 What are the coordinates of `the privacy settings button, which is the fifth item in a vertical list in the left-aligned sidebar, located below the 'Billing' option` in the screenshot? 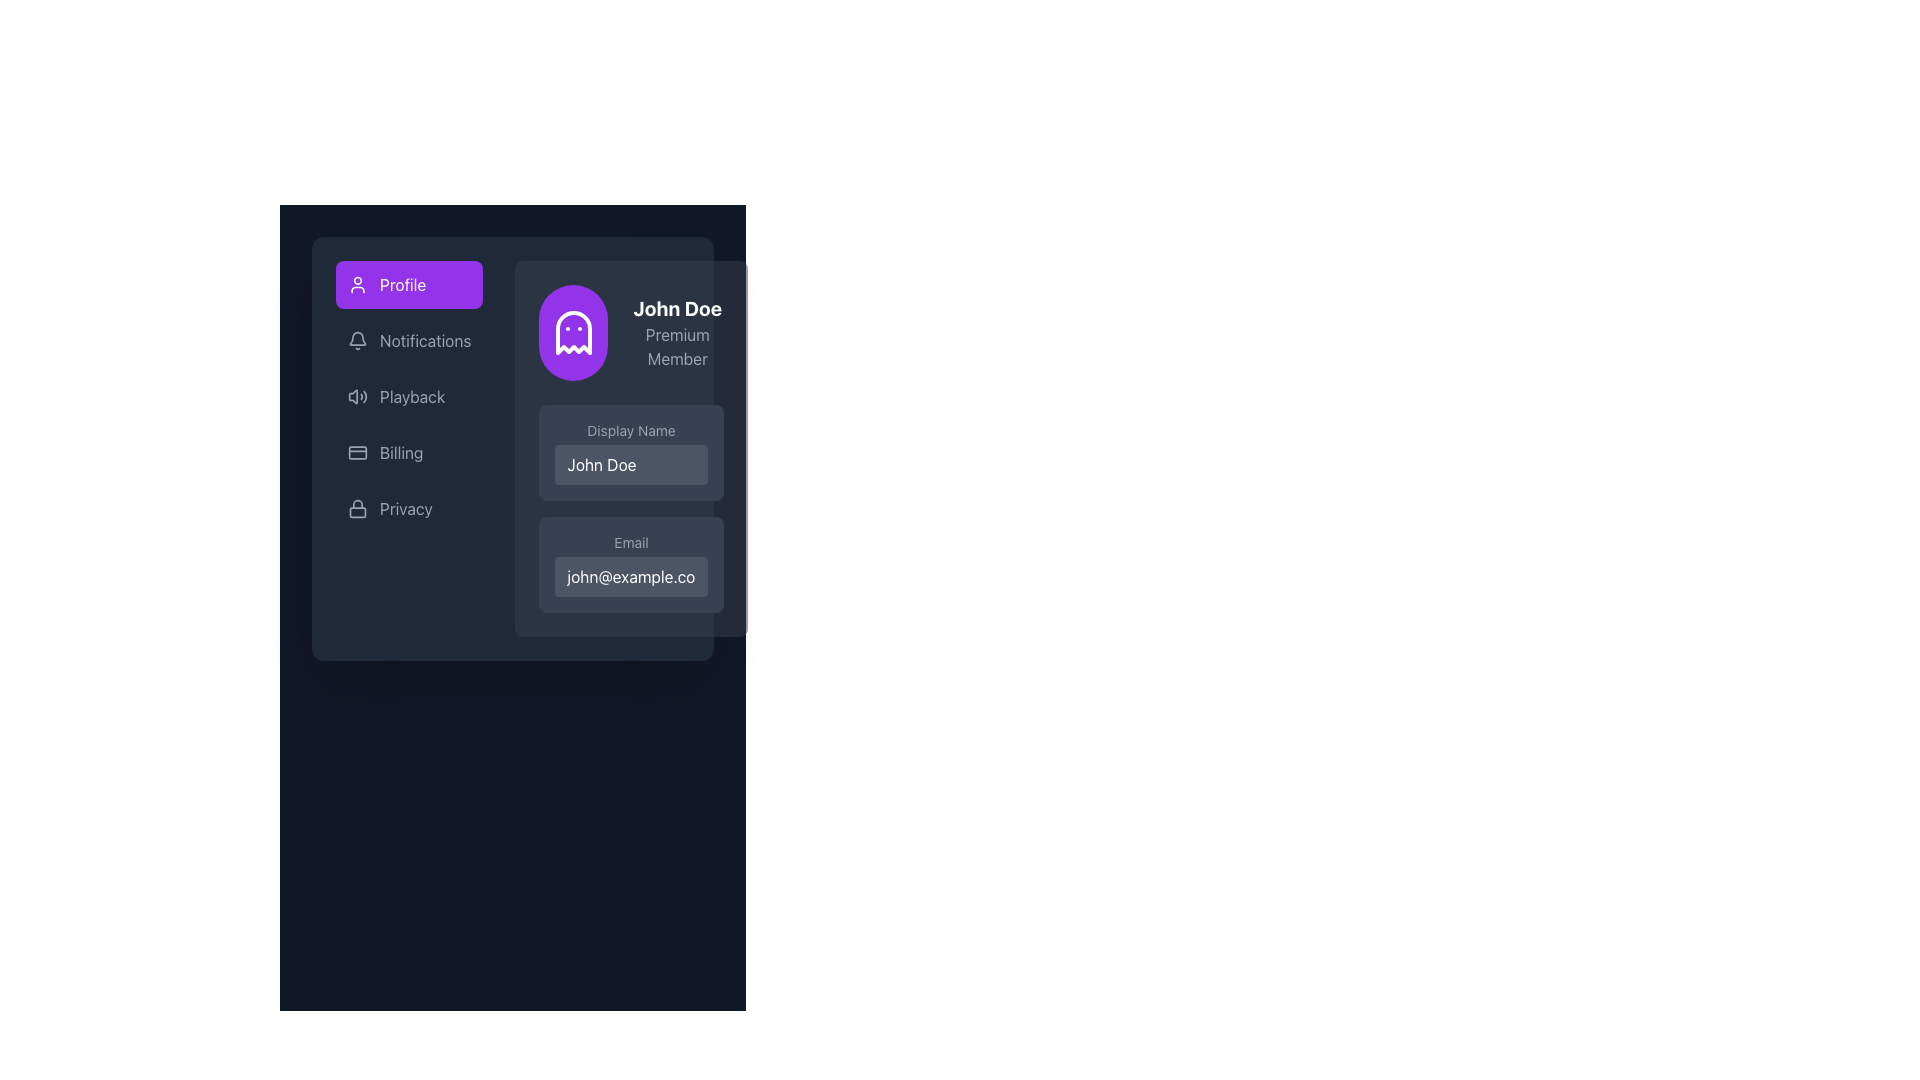 It's located at (408, 508).